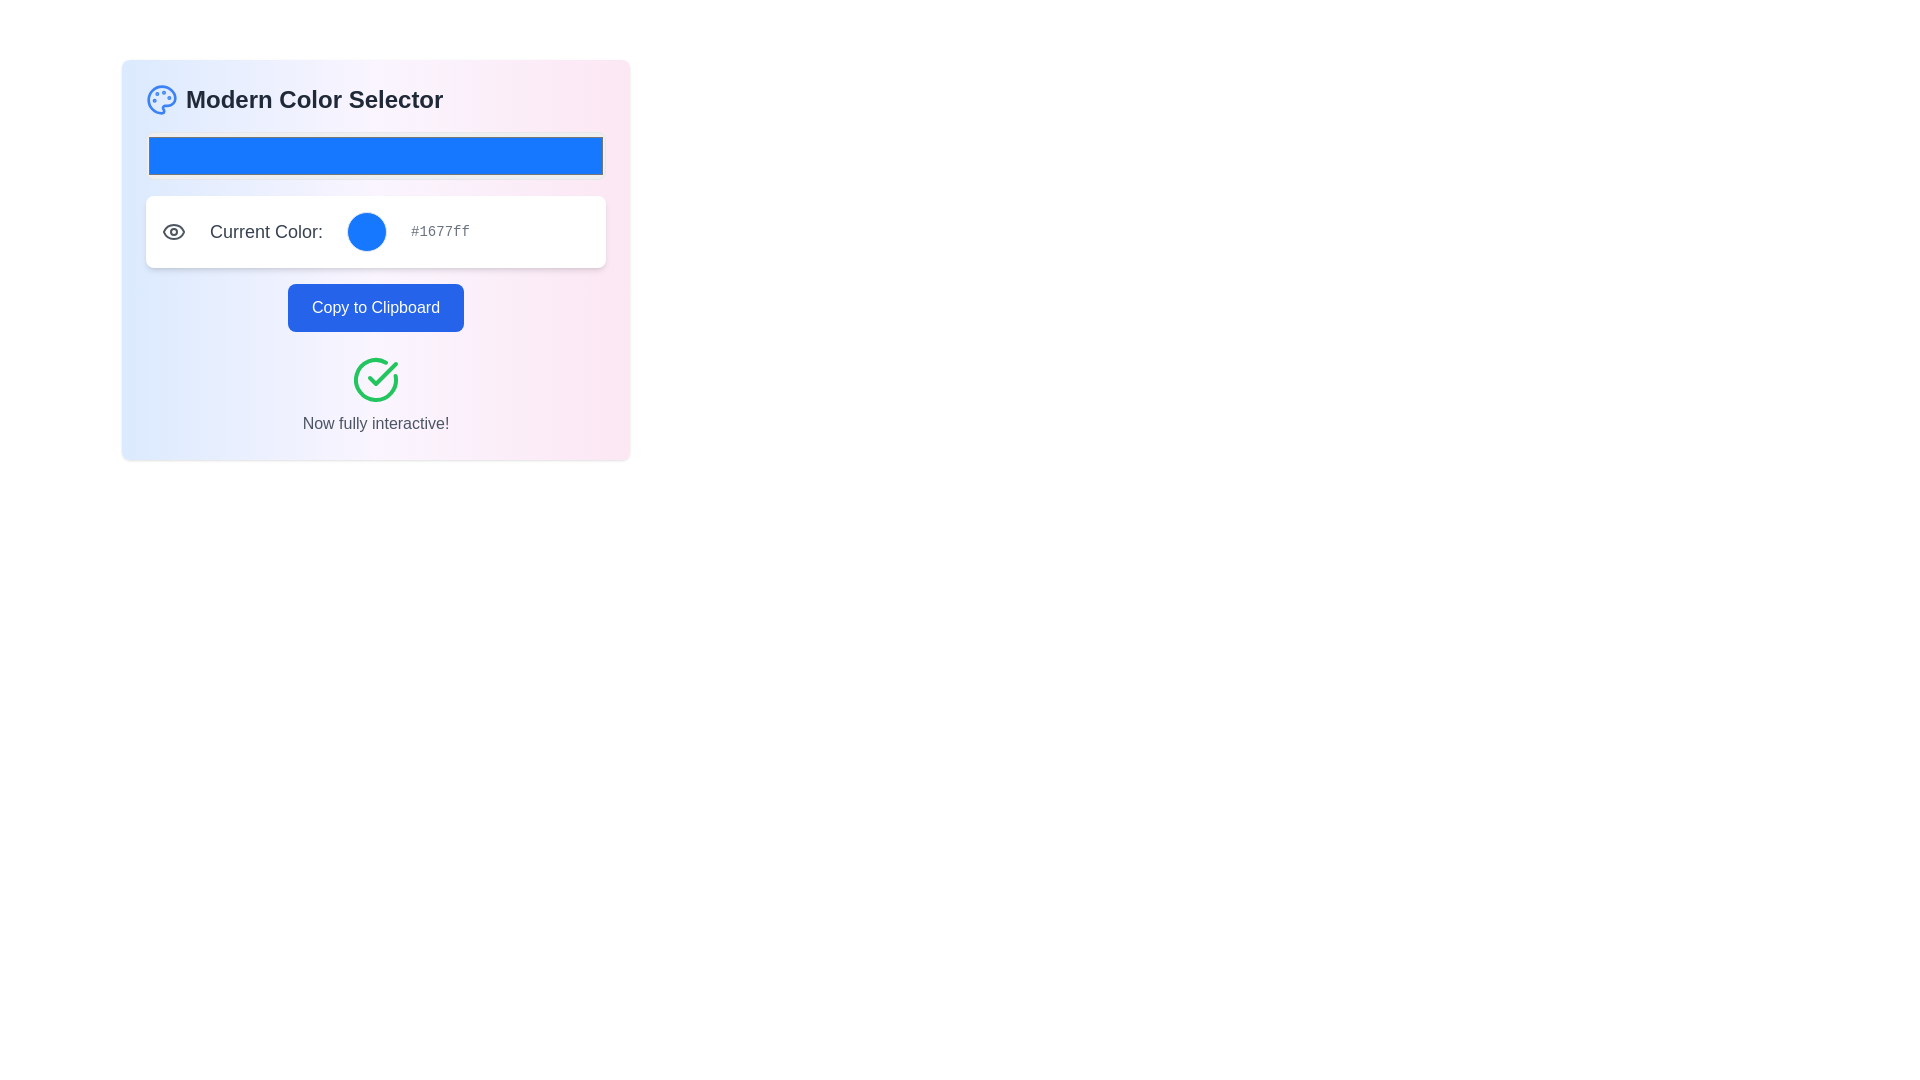 This screenshot has width=1920, height=1080. What do you see at coordinates (375, 308) in the screenshot?
I see `the 'Copy to Clipboard' button with a blue background and white text to change its background color` at bounding box center [375, 308].